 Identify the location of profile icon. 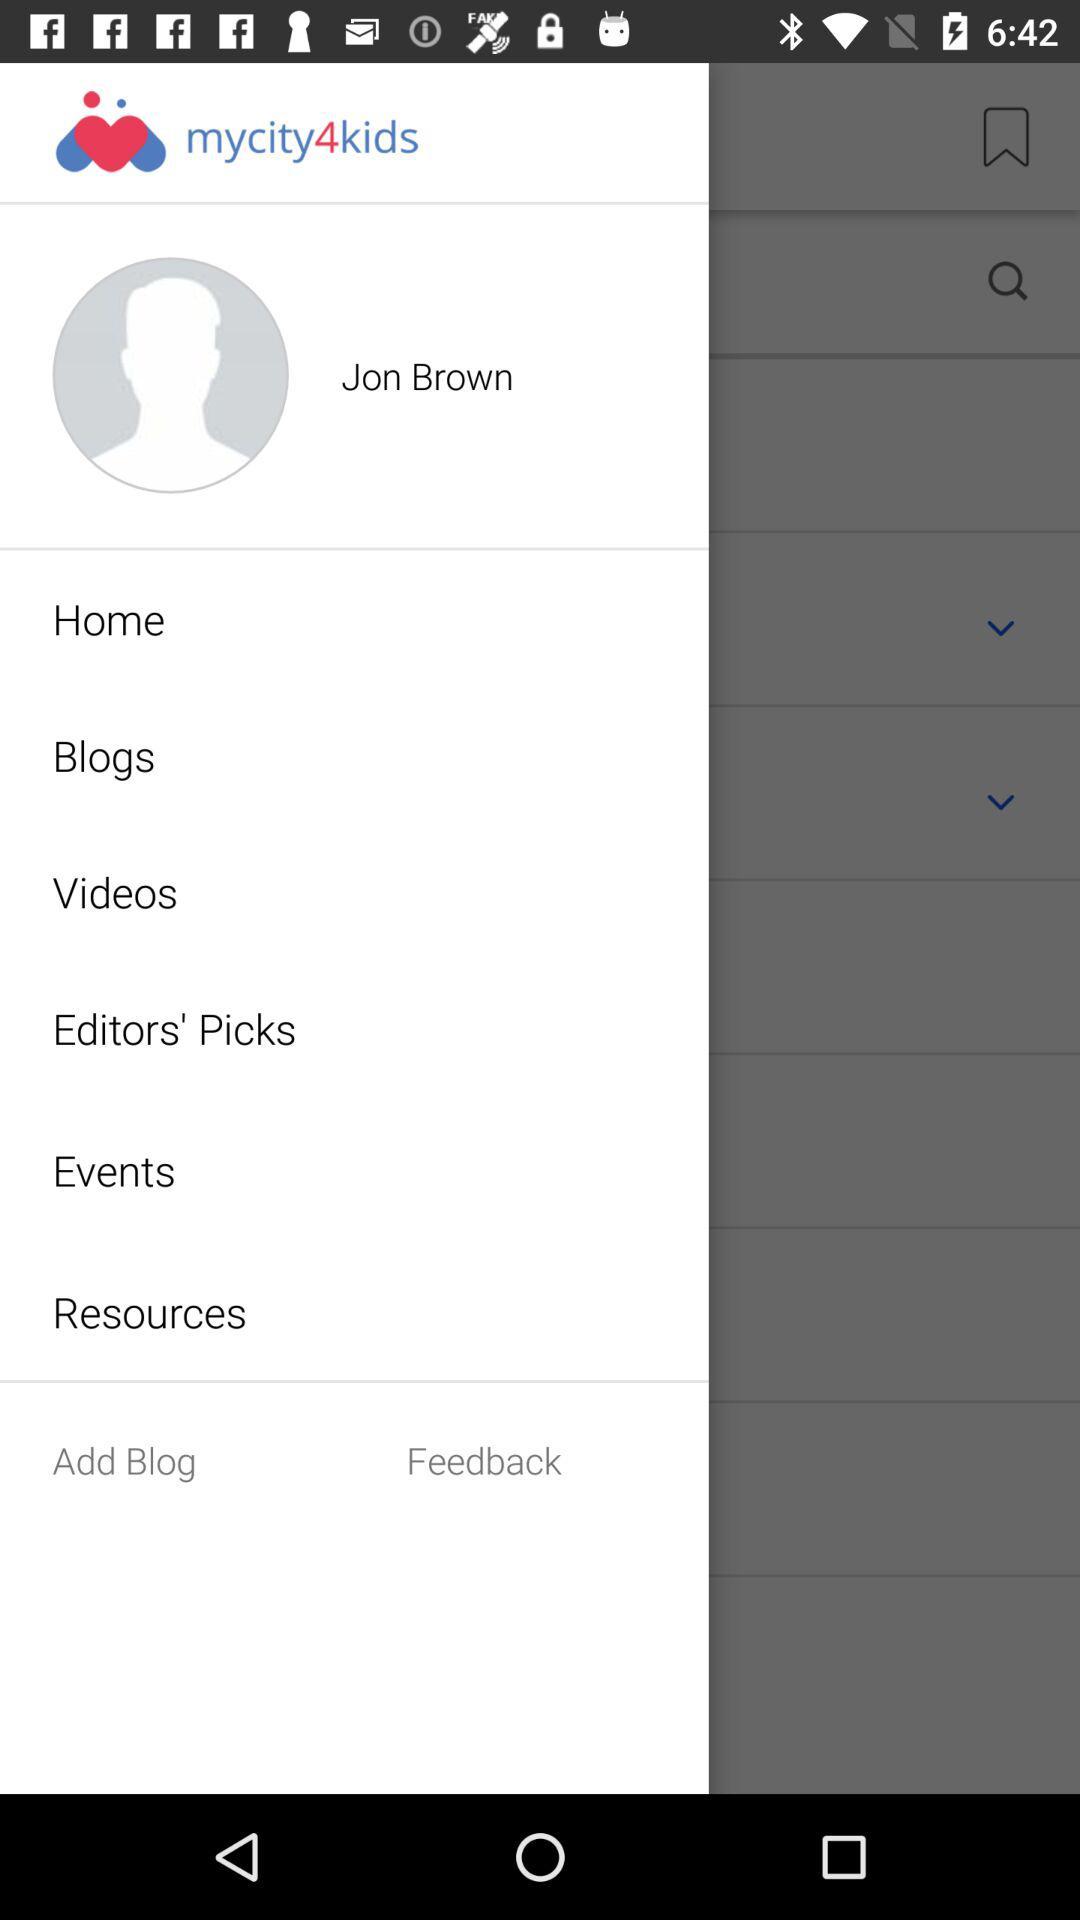
(478, 281).